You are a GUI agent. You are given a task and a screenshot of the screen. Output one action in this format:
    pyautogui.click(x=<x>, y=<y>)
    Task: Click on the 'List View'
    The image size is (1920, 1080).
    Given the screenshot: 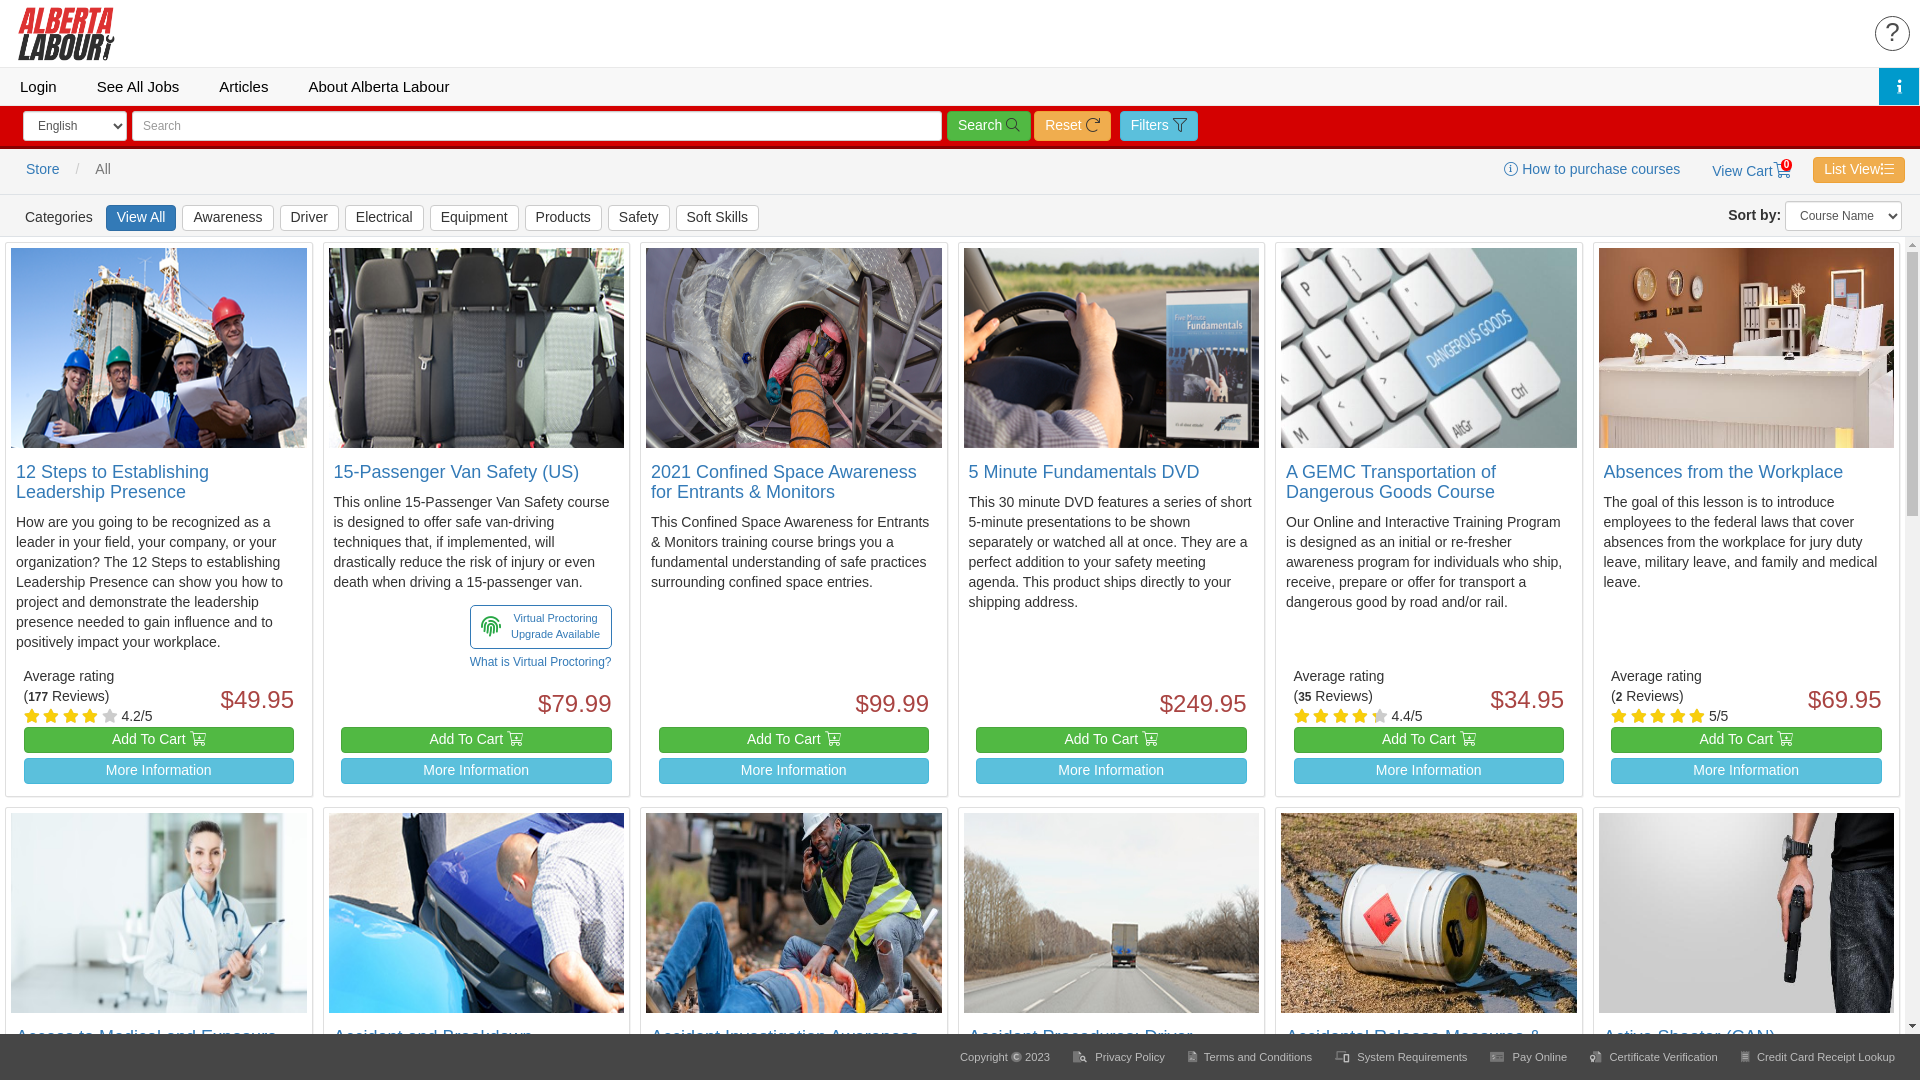 What is the action you would take?
    pyautogui.click(x=1813, y=168)
    